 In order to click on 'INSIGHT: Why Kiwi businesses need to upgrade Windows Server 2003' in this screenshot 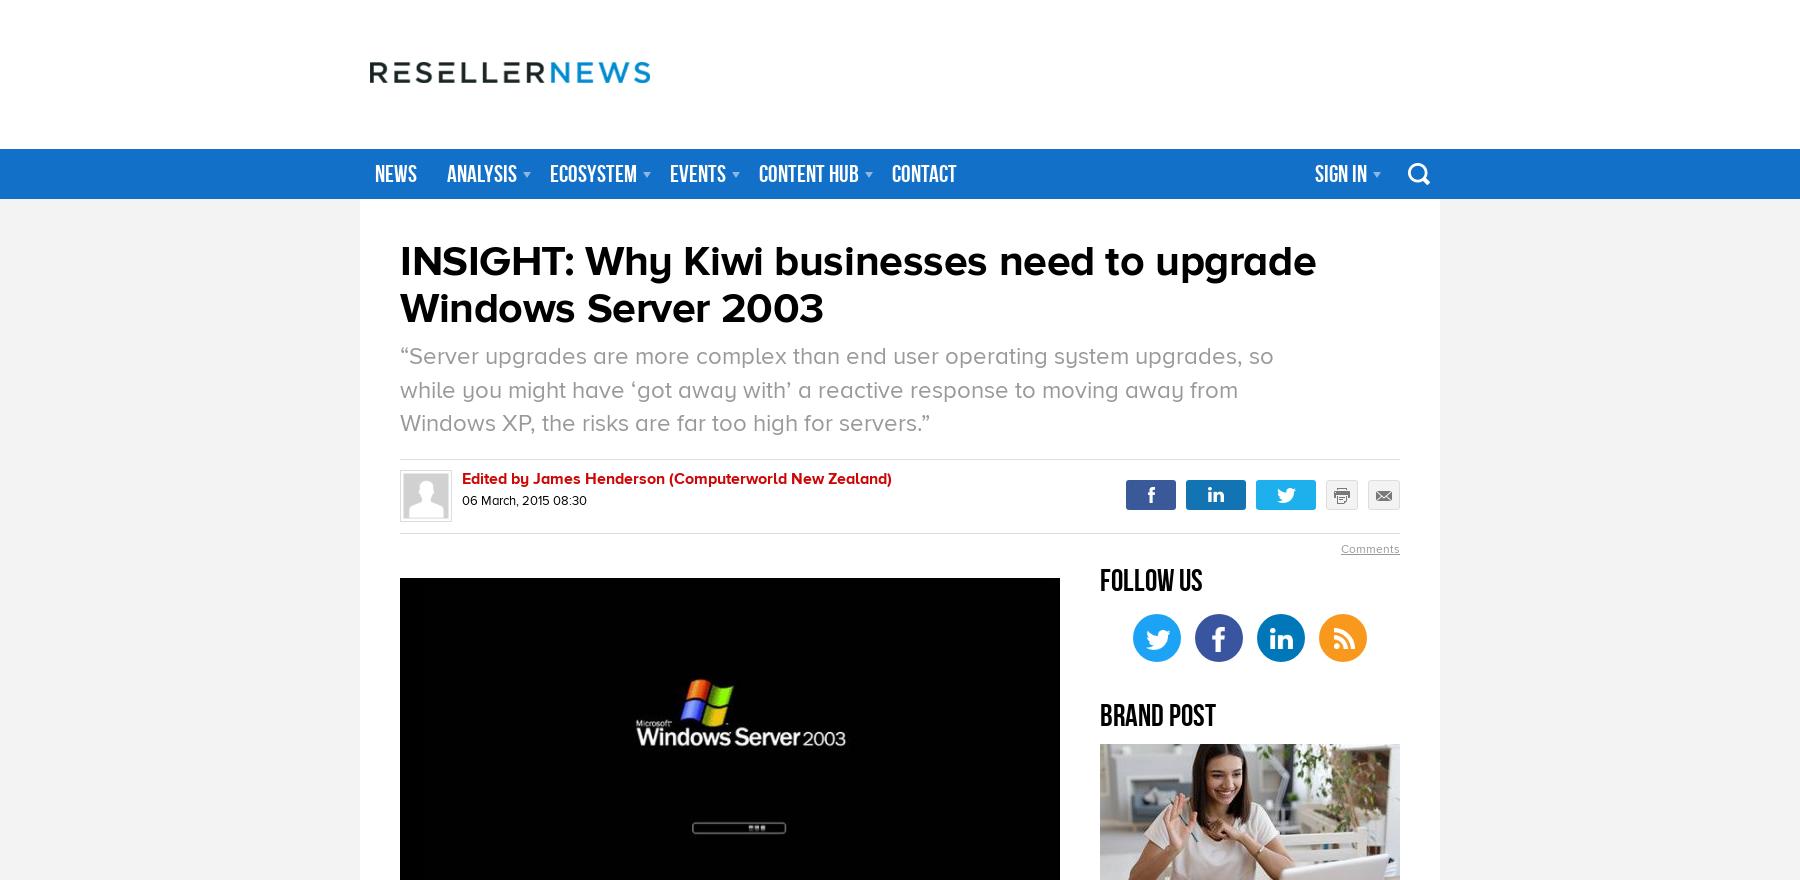, I will do `click(858, 285)`.